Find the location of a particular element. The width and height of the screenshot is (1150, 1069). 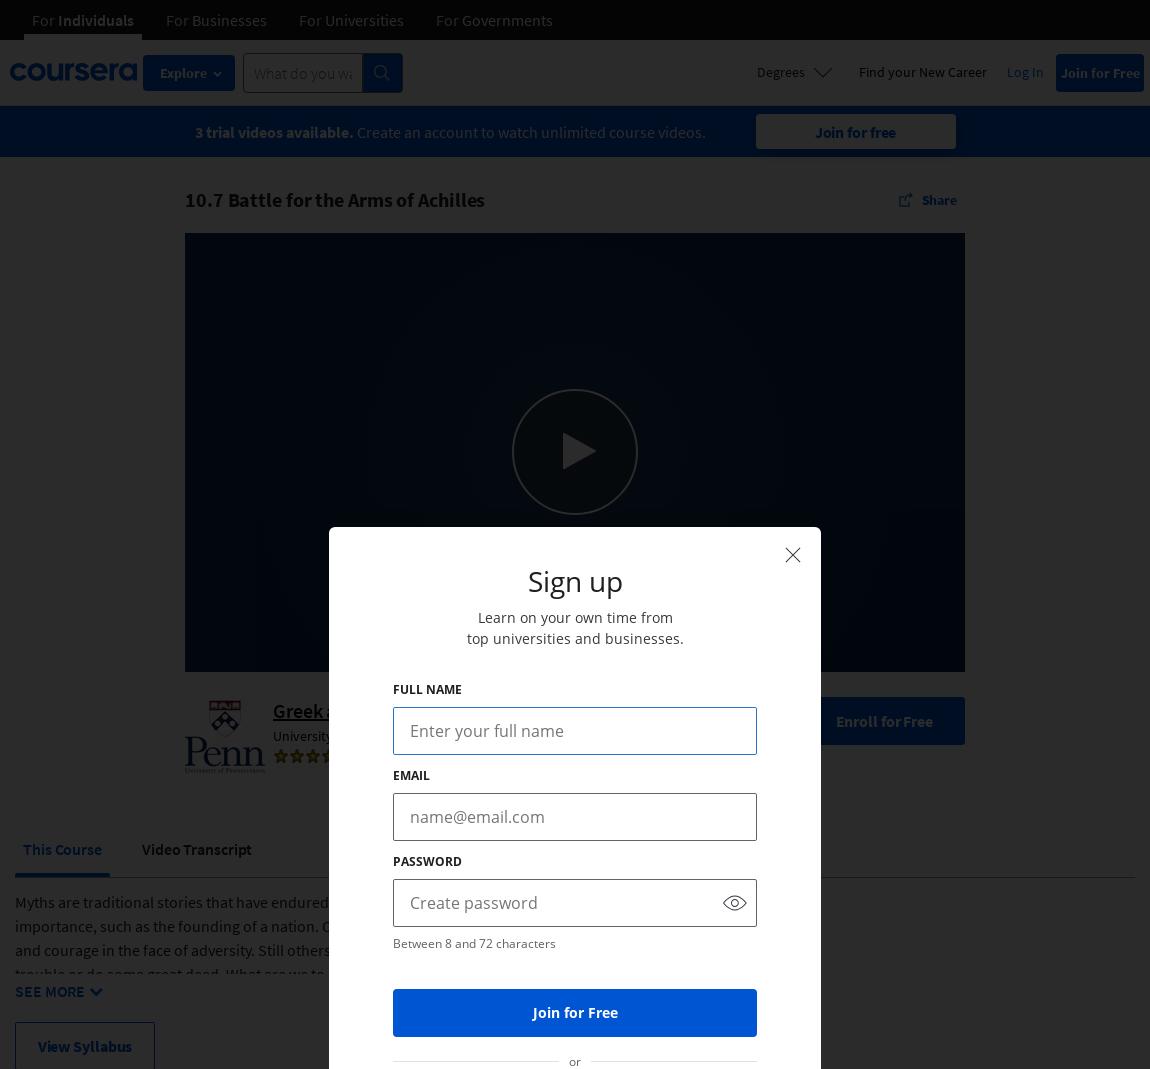

'Join for free' is located at coordinates (854, 130).